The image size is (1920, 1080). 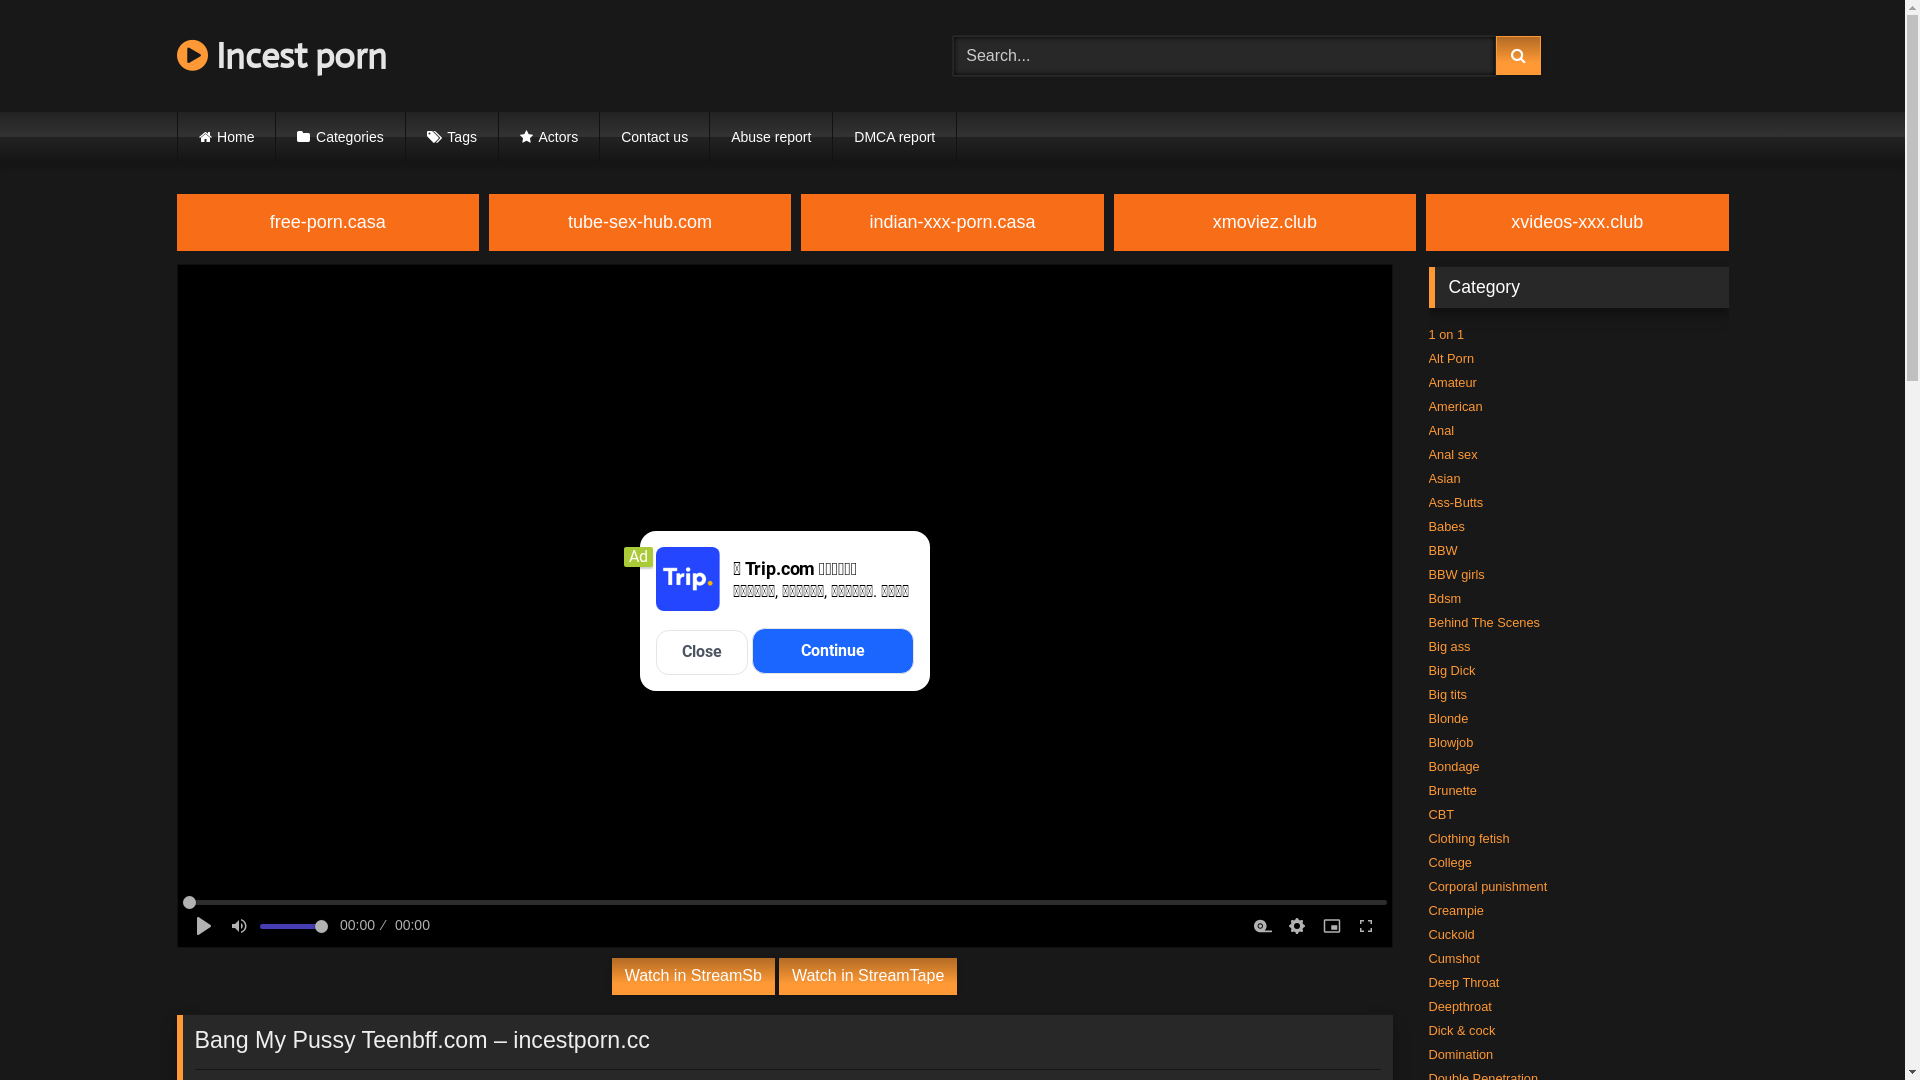 What do you see at coordinates (1455, 501) in the screenshot?
I see `'Ass-Butts'` at bounding box center [1455, 501].